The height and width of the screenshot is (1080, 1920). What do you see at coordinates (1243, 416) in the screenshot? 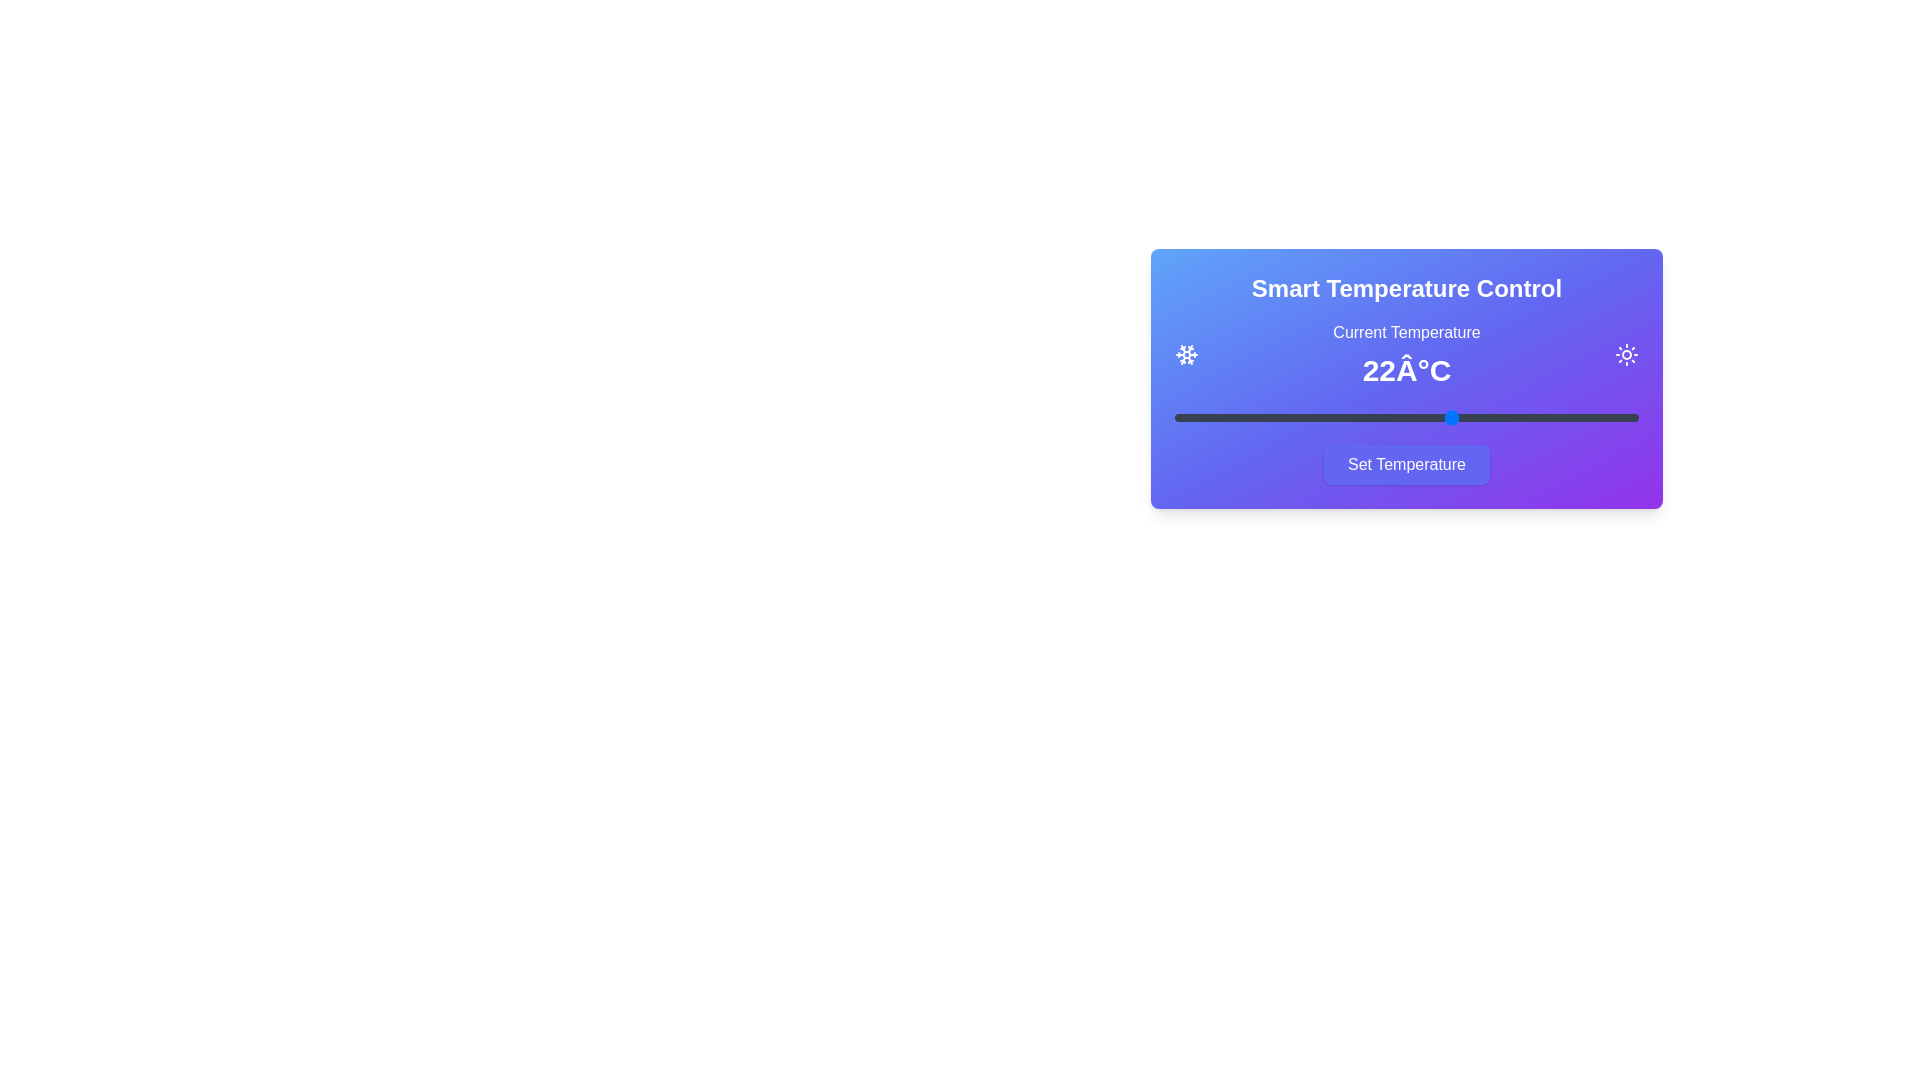
I see `the temperature slider` at bounding box center [1243, 416].